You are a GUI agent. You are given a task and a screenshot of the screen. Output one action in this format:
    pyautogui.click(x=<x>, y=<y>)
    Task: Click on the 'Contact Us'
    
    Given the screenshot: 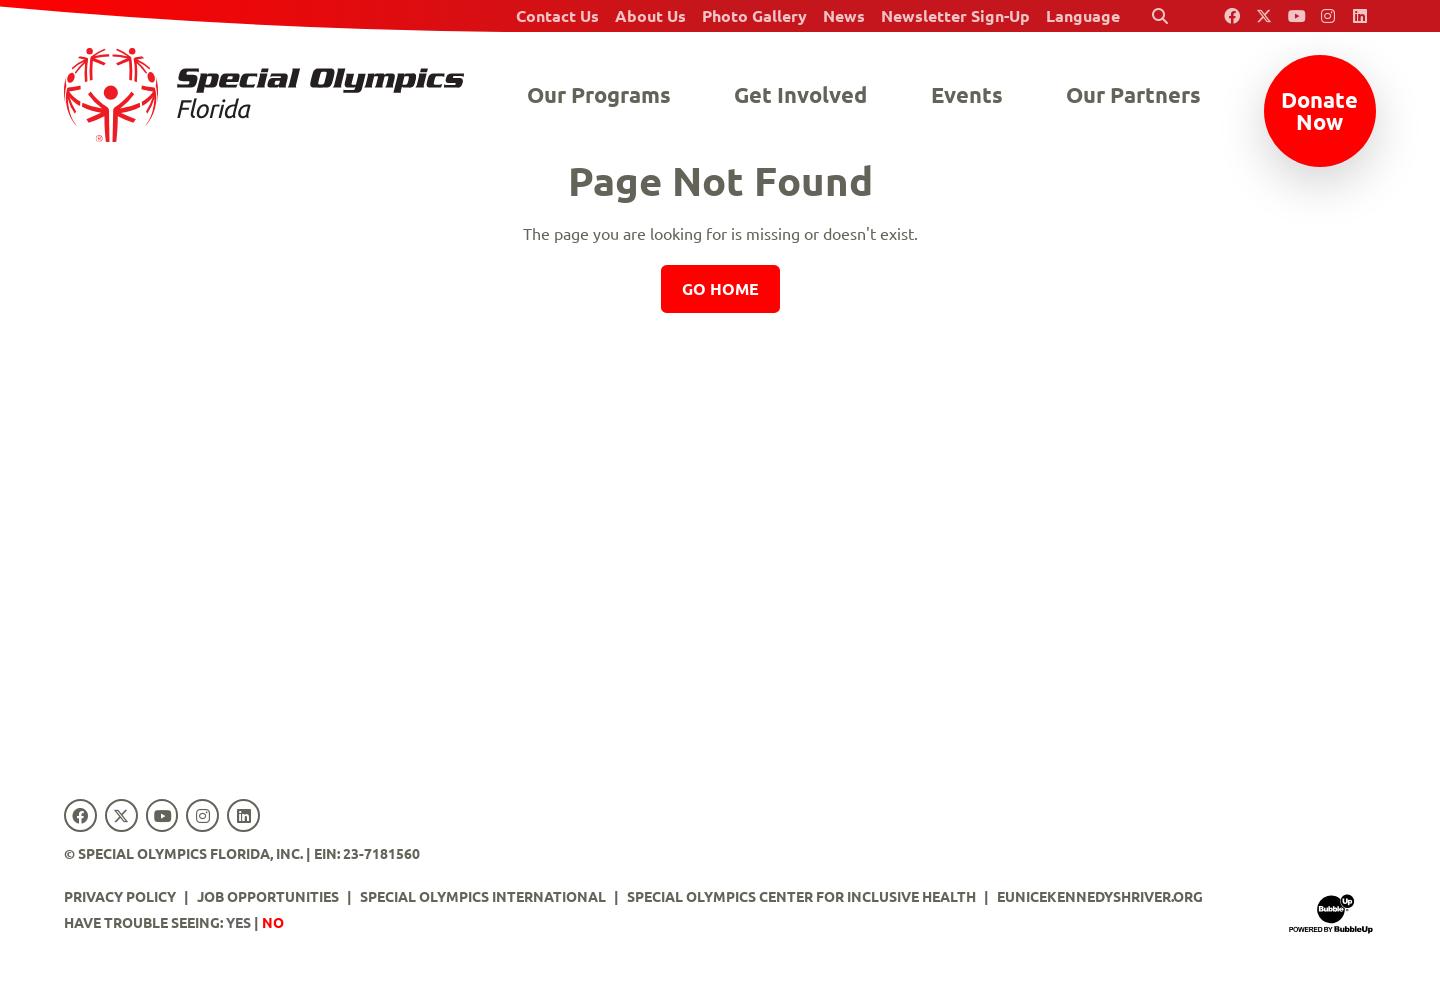 What is the action you would take?
    pyautogui.click(x=557, y=15)
    